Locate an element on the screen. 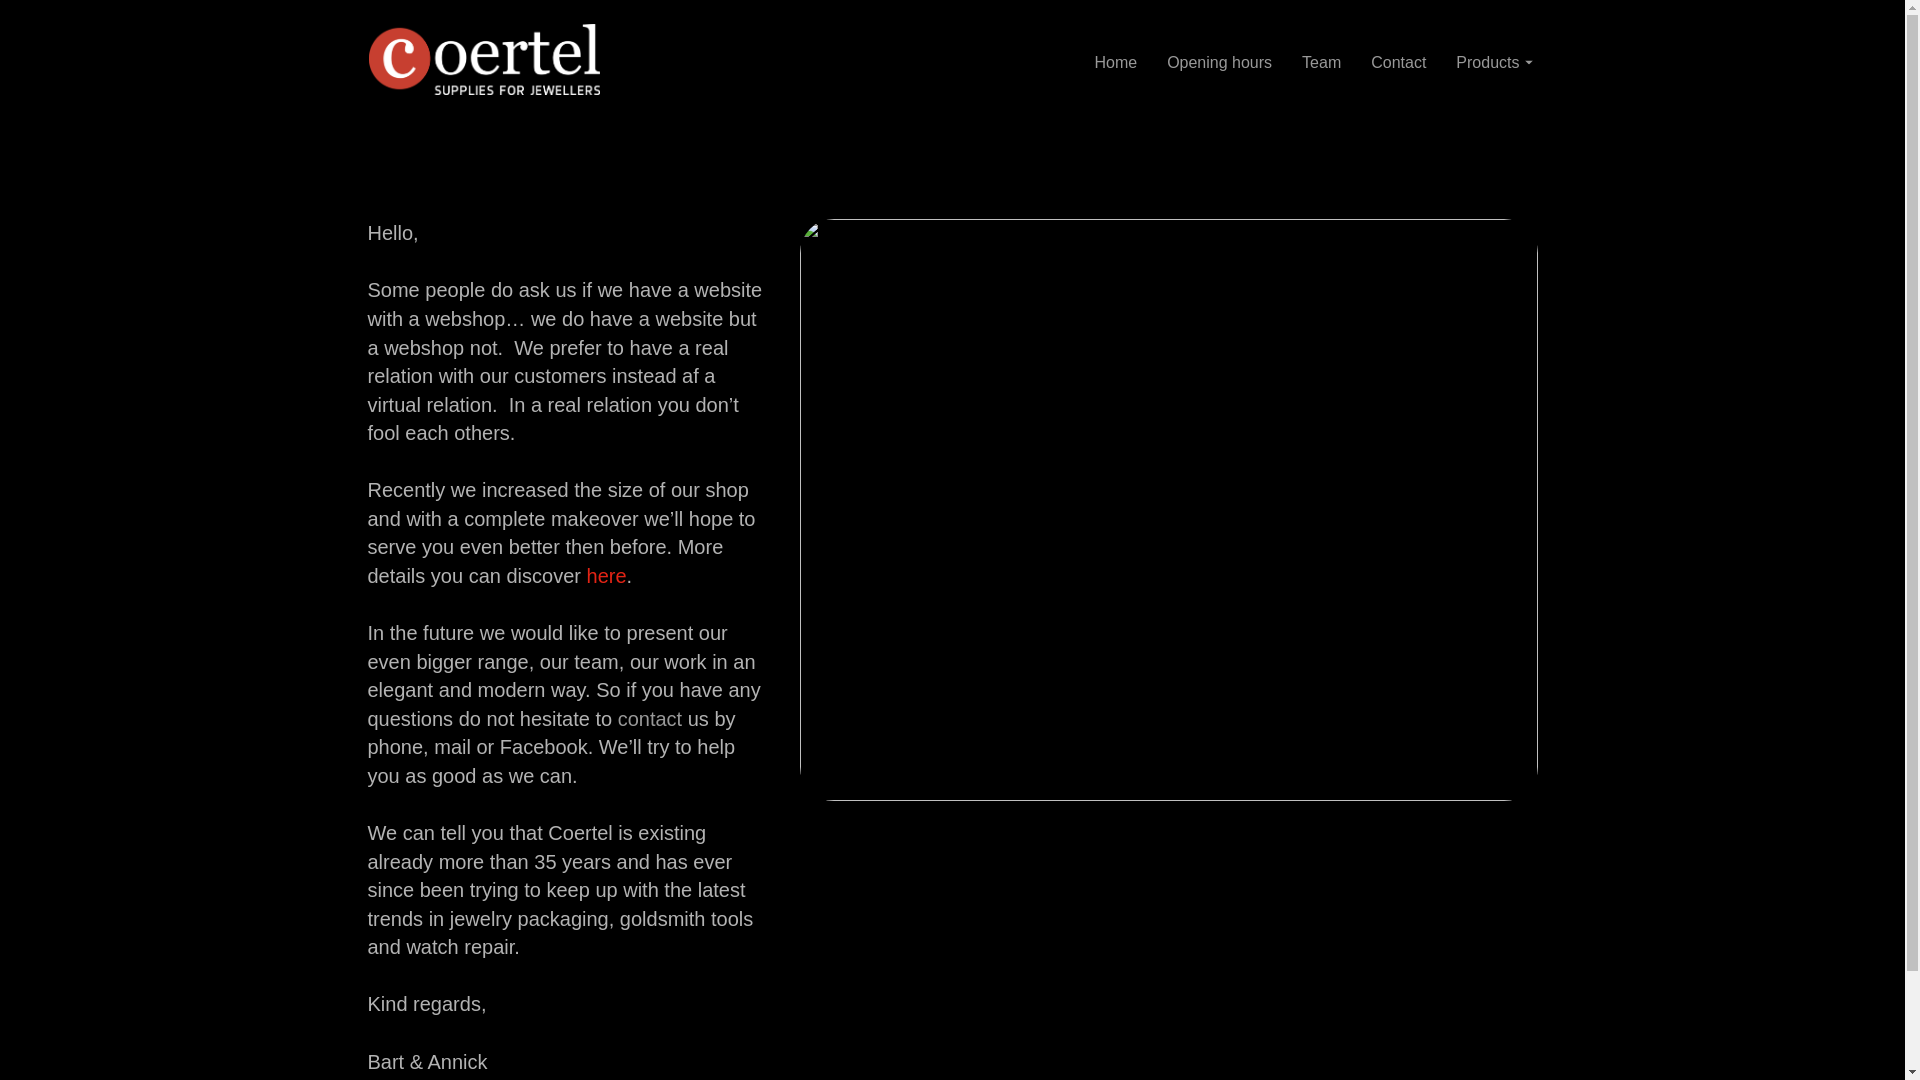 The width and height of the screenshot is (1920, 1080). 'Home' is located at coordinates (1114, 60).